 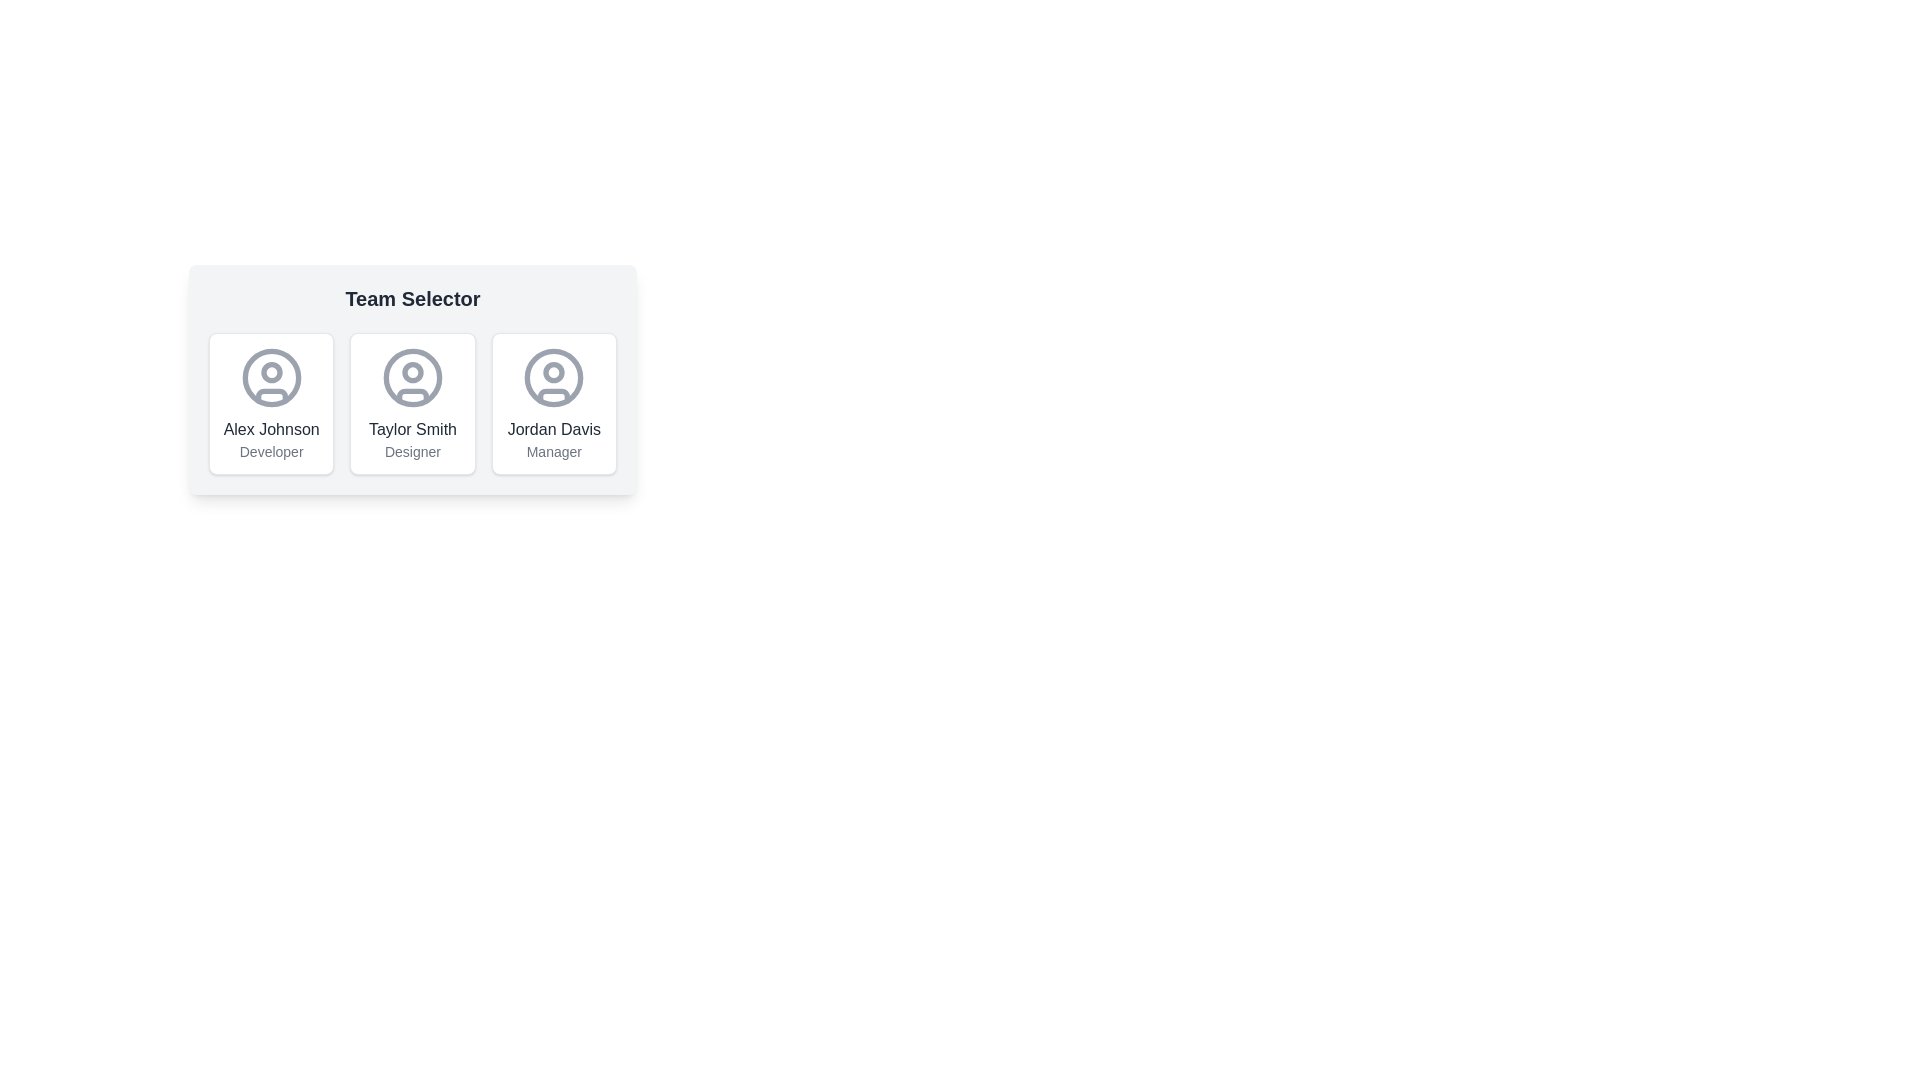 What do you see at coordinates (270, 378) in the screenshot?
I see `the decorative circle that serves as the outermost ring of the profile icon for 'Alex Johnson, Developer' in the first user card of the 'Team Selector' area` at bounding box center [270, 378].